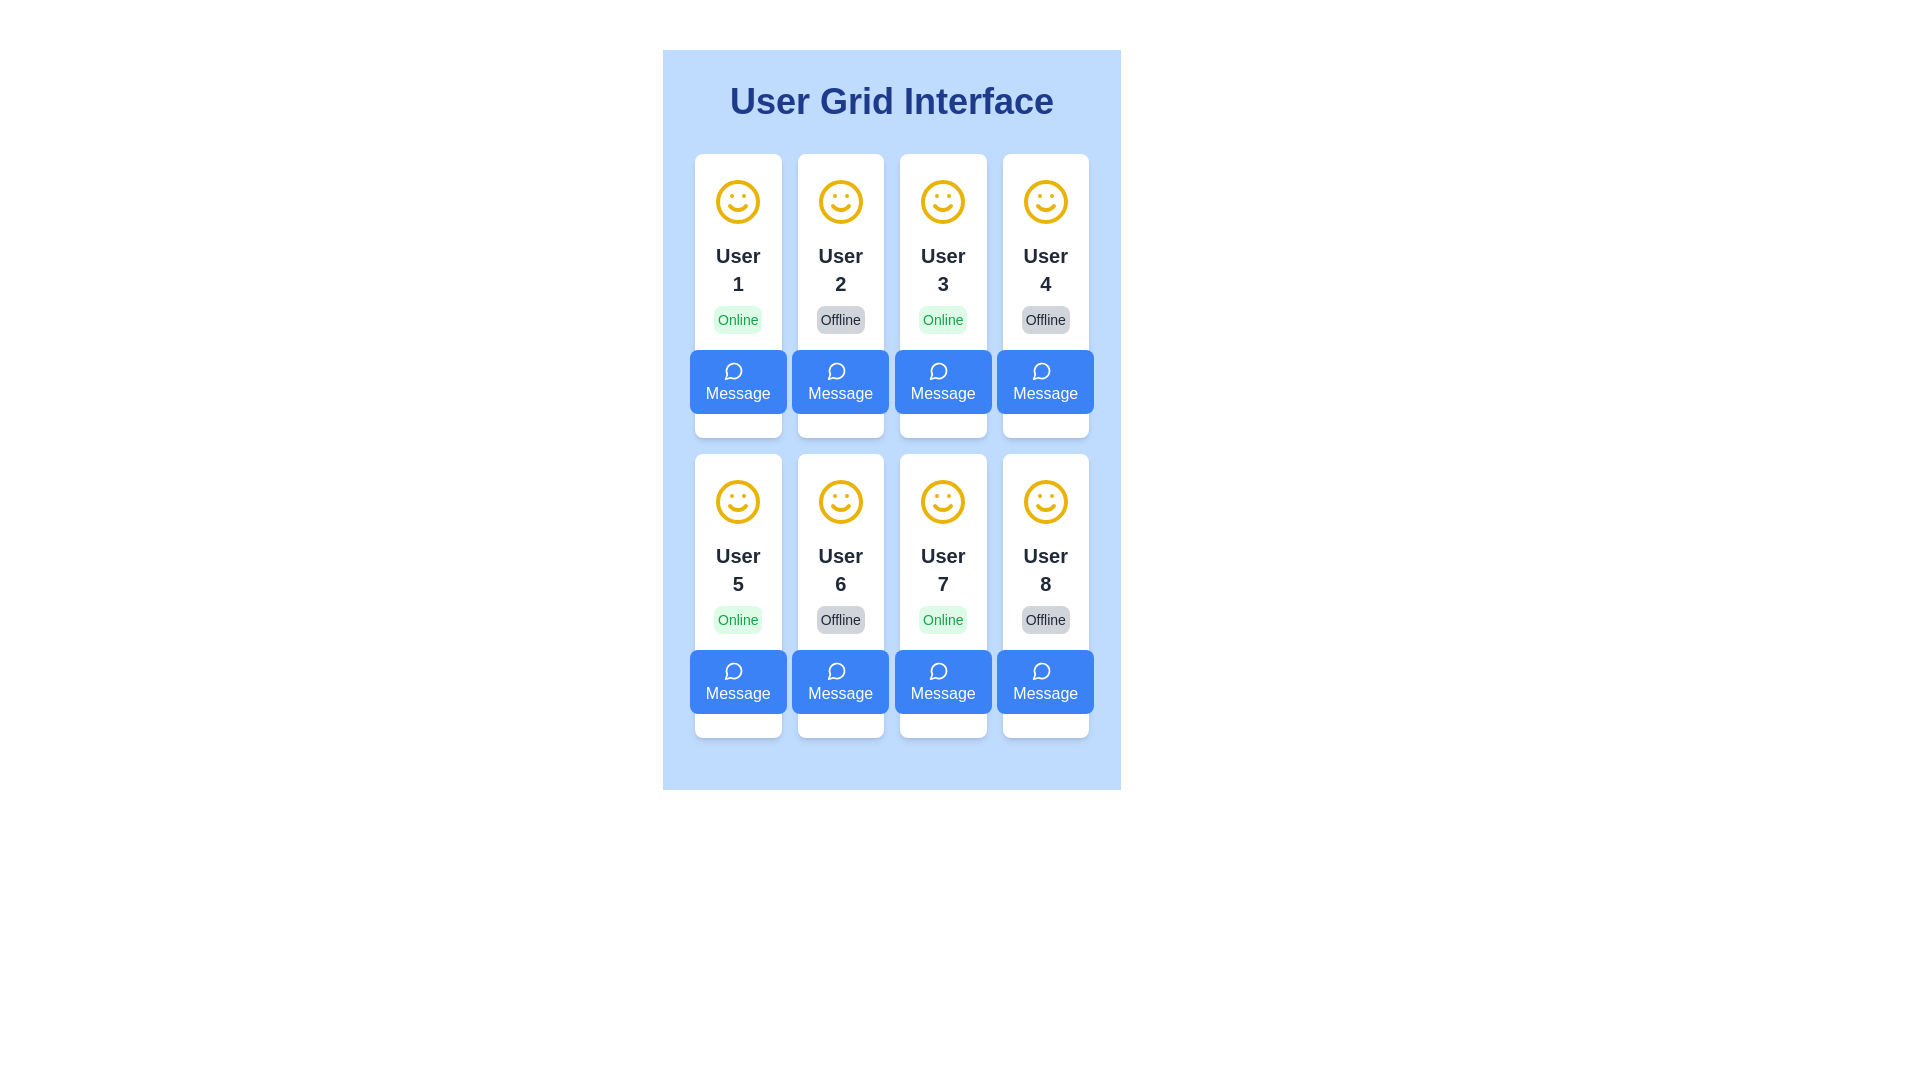 This screenshot has width=1920, height=1080. I want to click on the 'Message' button icon (SVG), so click(836, 370).